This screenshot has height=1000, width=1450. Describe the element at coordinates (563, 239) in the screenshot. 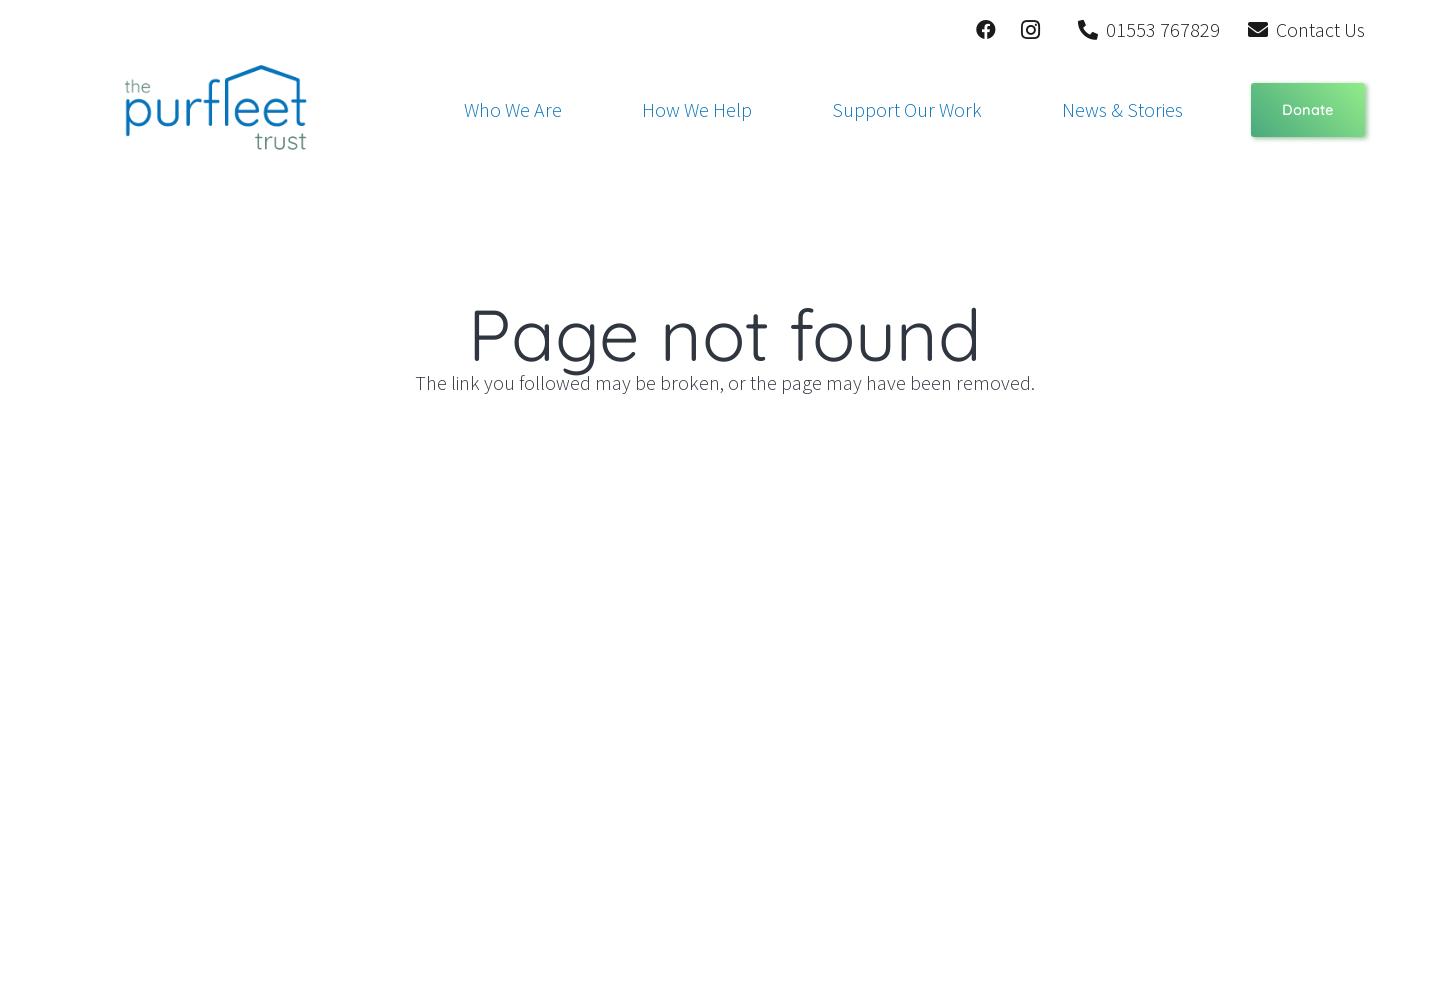

I see `'Our Aims, Values & Objectives'` at that location.